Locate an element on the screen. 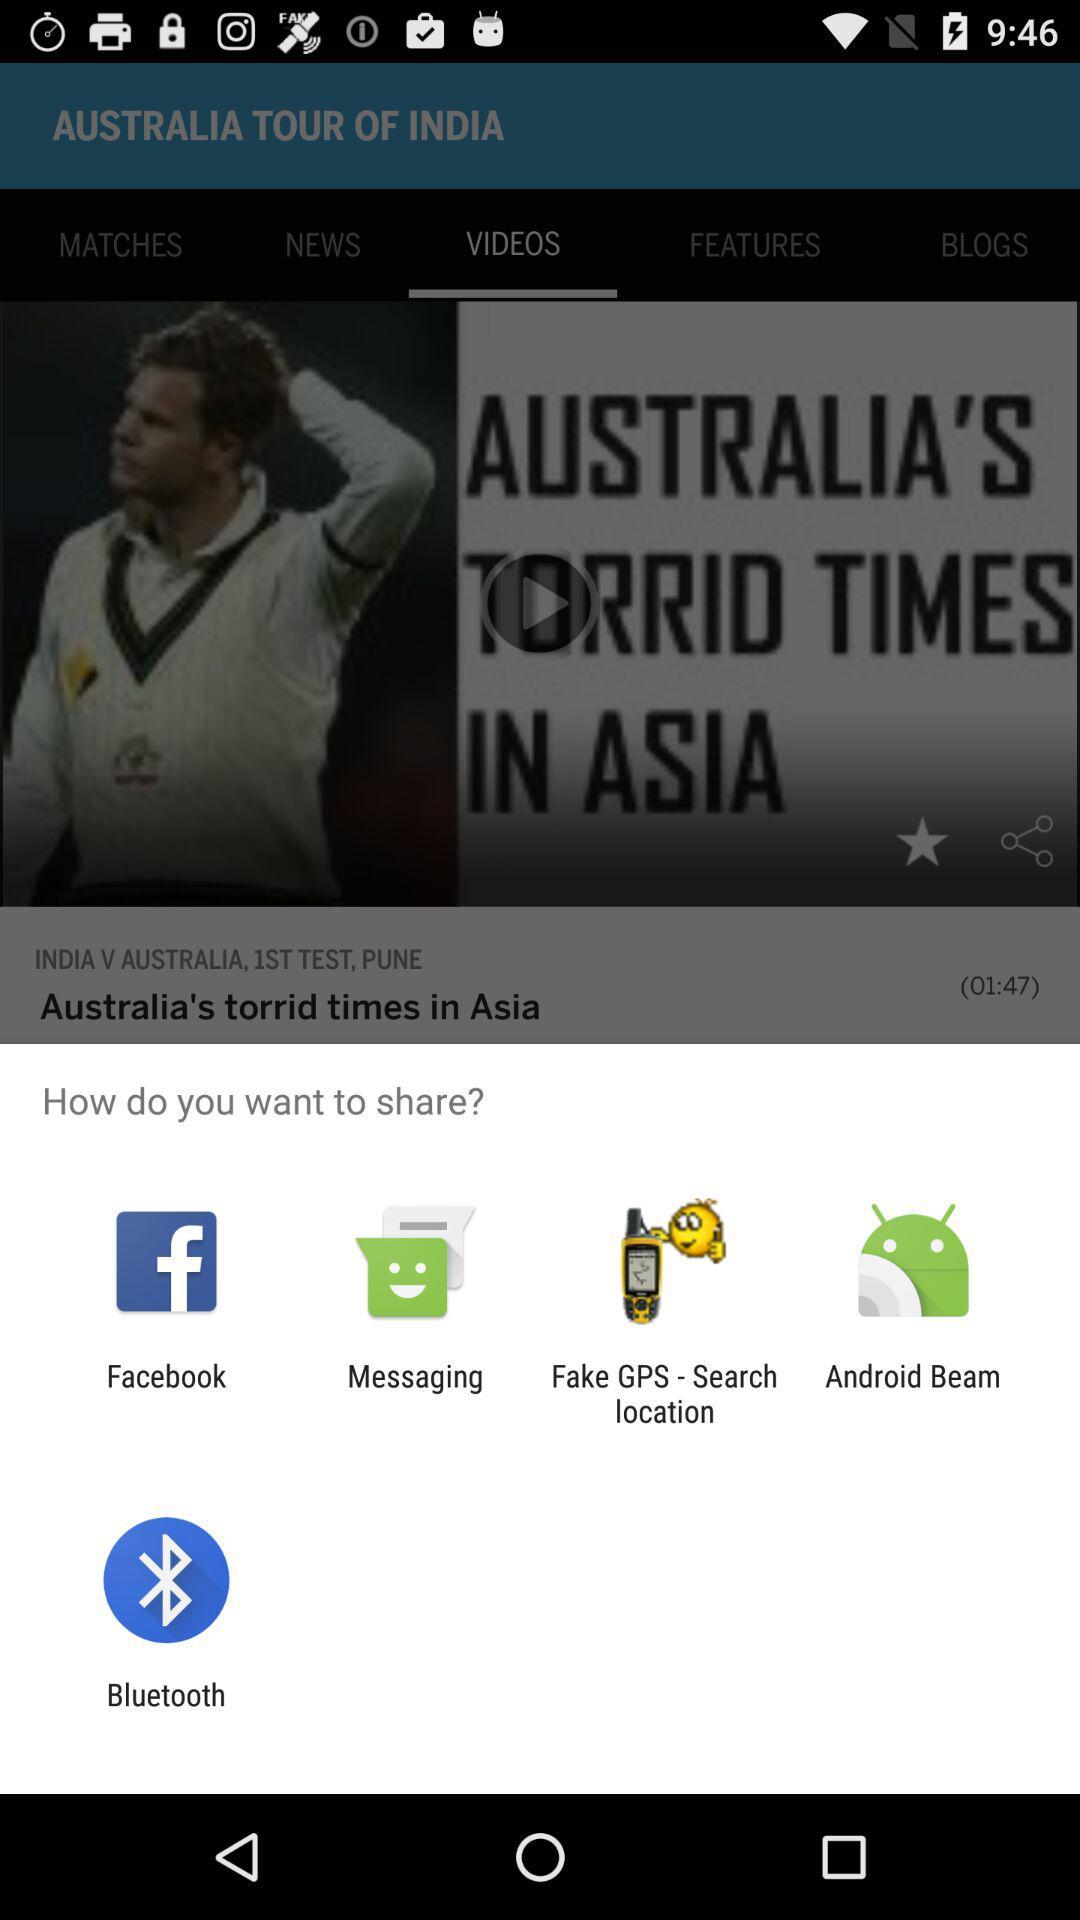 This screenshot has height=1920, width=1080. icon to the right of fake gps search app is located at coordinates (913, 1392).